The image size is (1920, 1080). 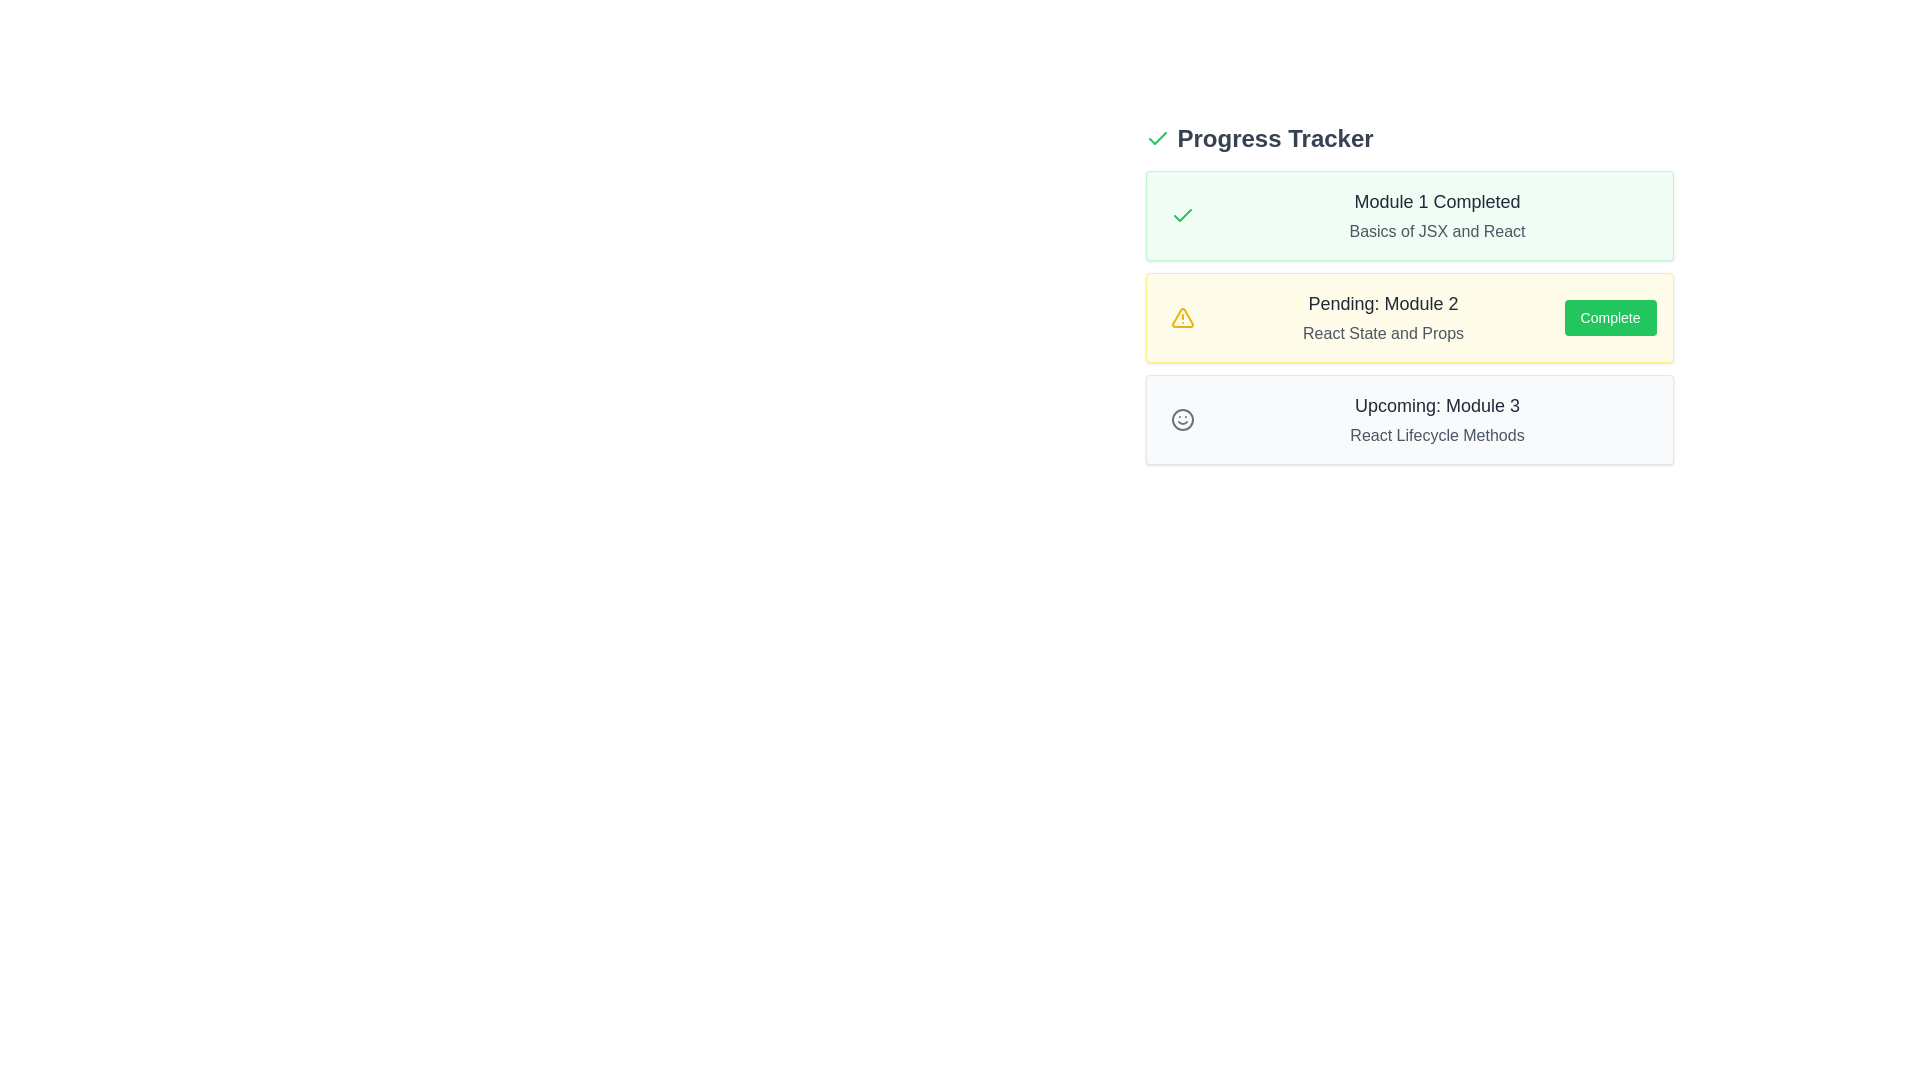 What do you see at coordinates (1182, 216) in the screenshot?
I see `the visual indicator icon confirming the completion of Module 1 located in the top-left segment of the 'Module 1 Completed' progress card in the progress tracker` at bounding box center [1182, 216].